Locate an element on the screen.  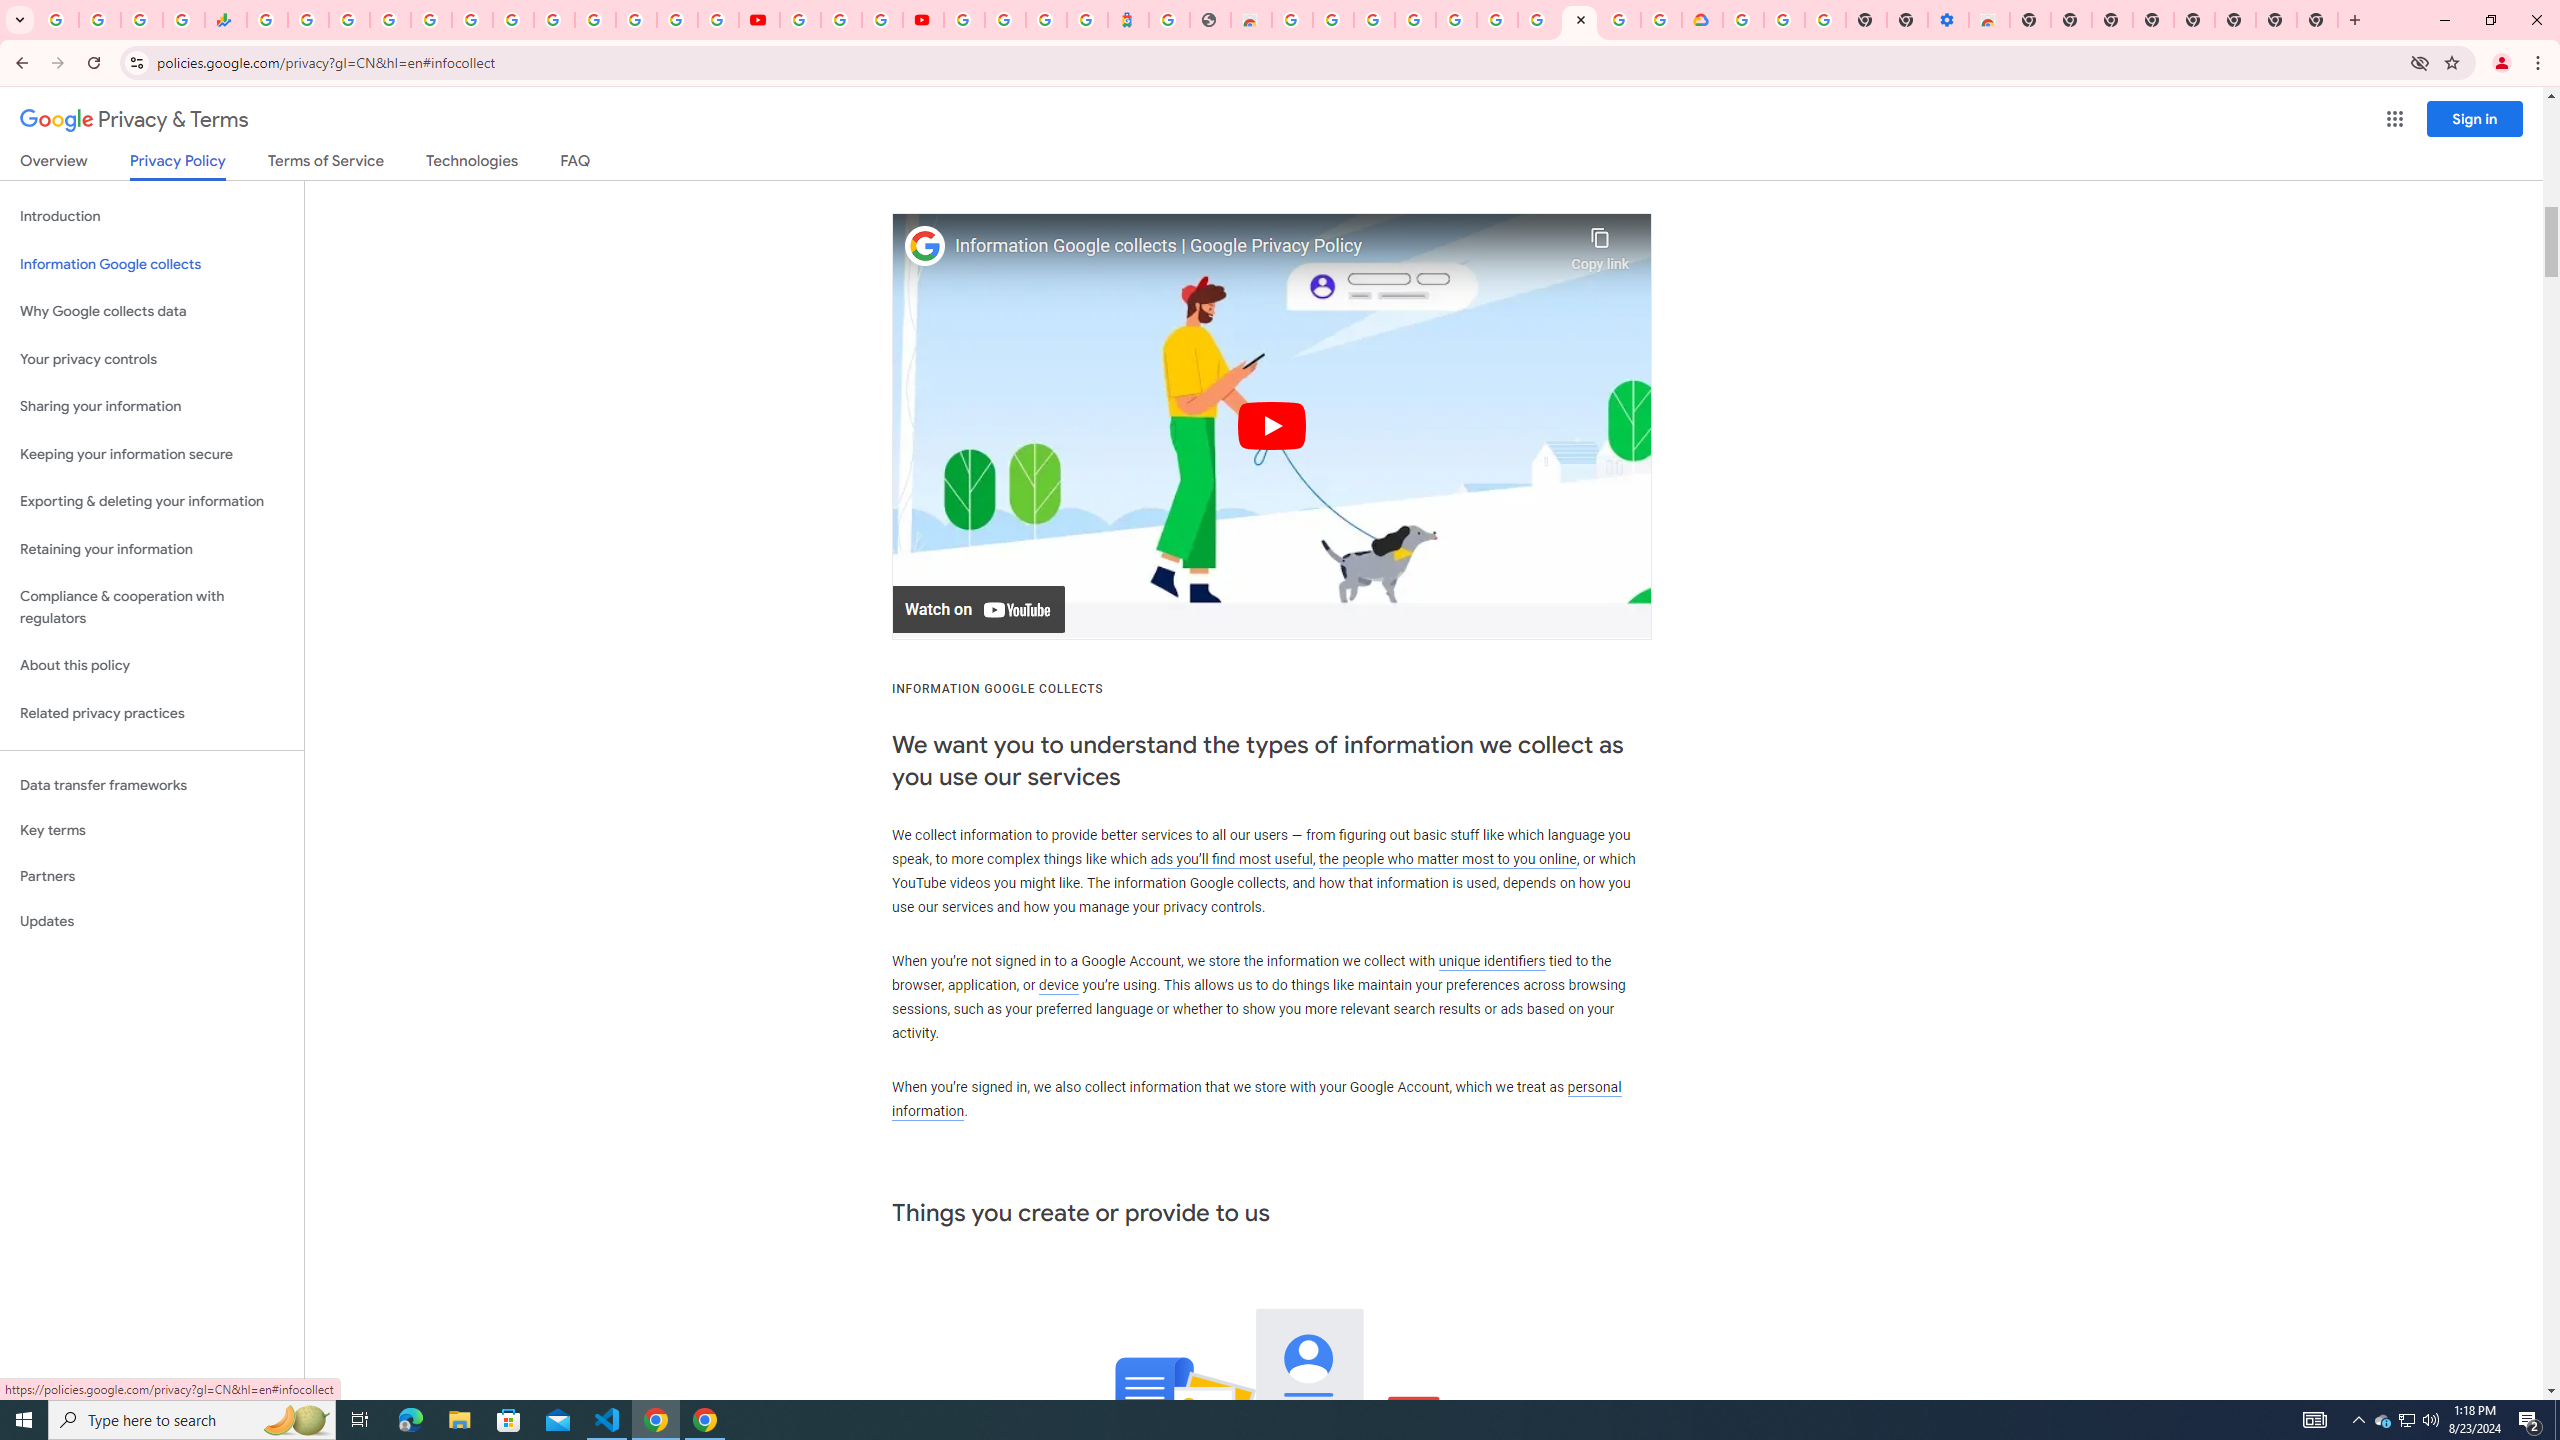
'Compliance & cooperation with regulators' is located at coordinates (151, 608).